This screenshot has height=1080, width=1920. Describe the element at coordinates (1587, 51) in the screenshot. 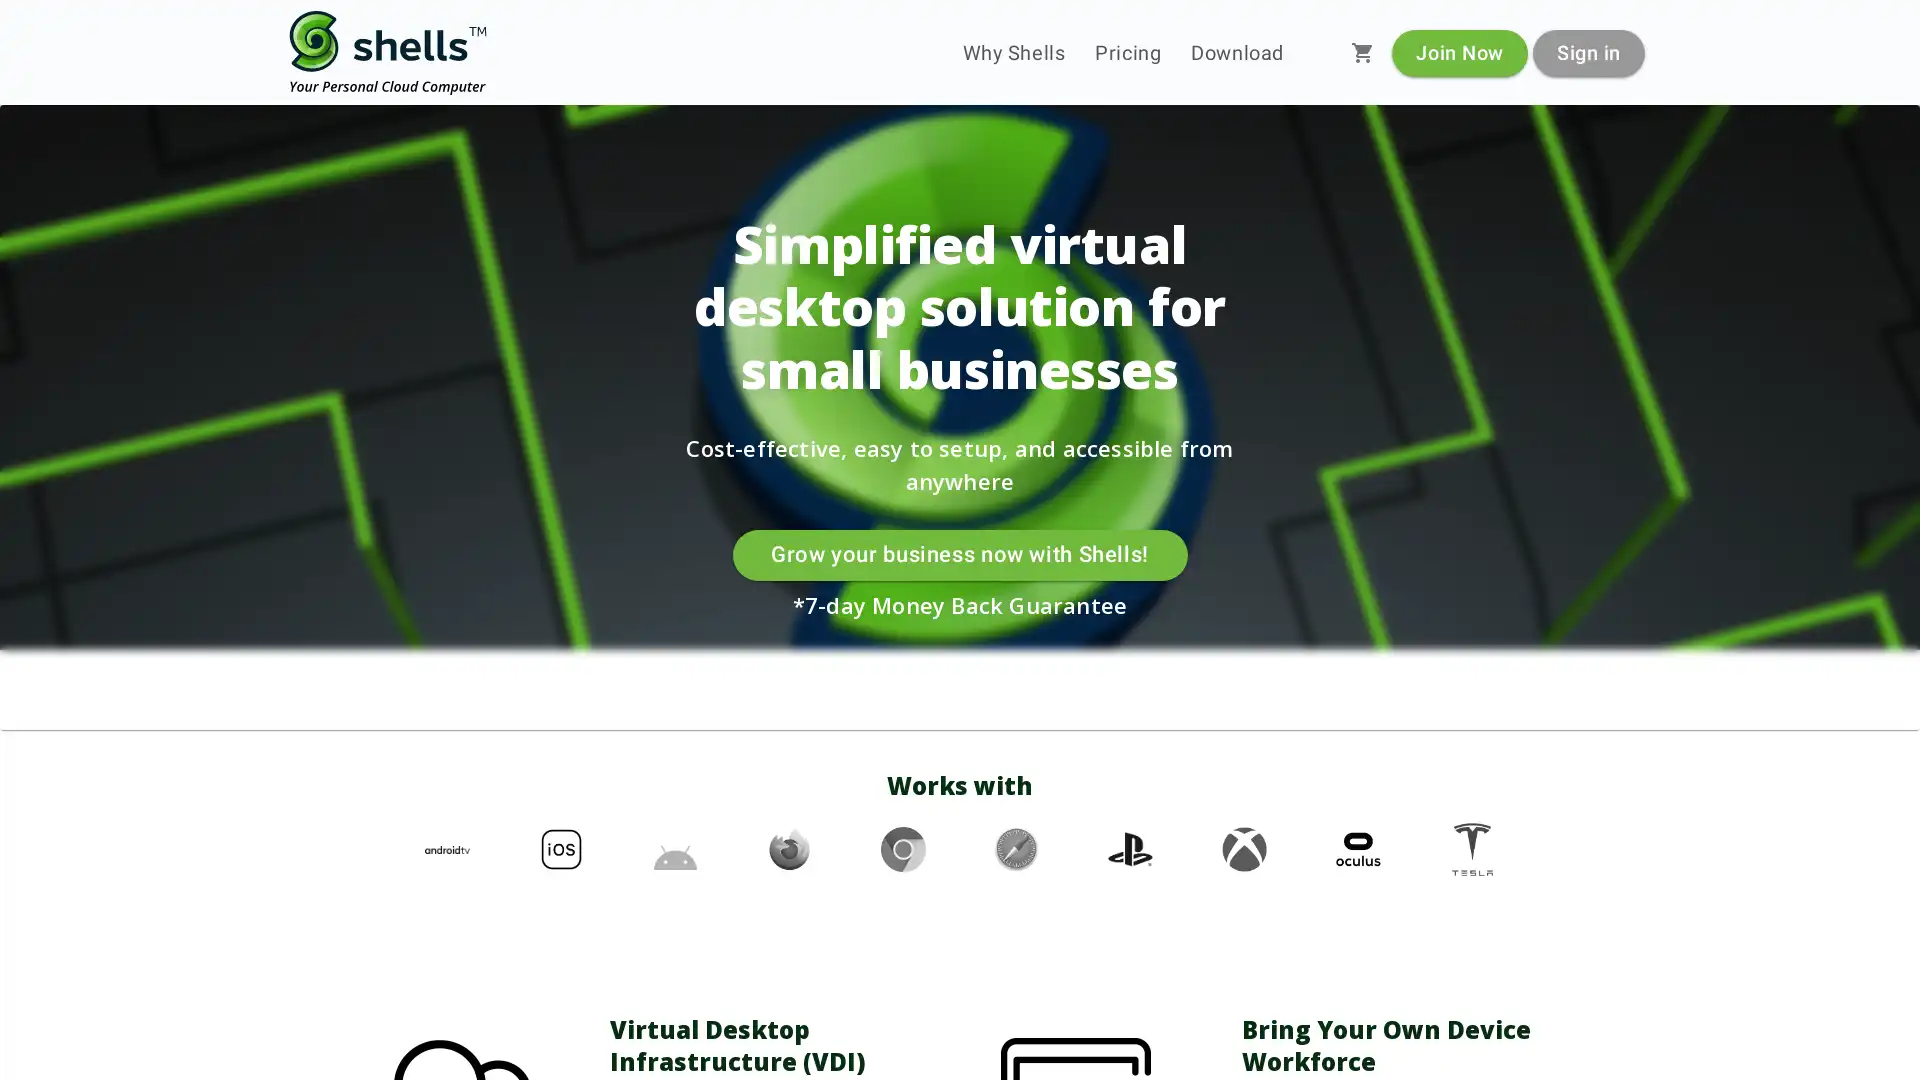

I see `Sign in` at that location.